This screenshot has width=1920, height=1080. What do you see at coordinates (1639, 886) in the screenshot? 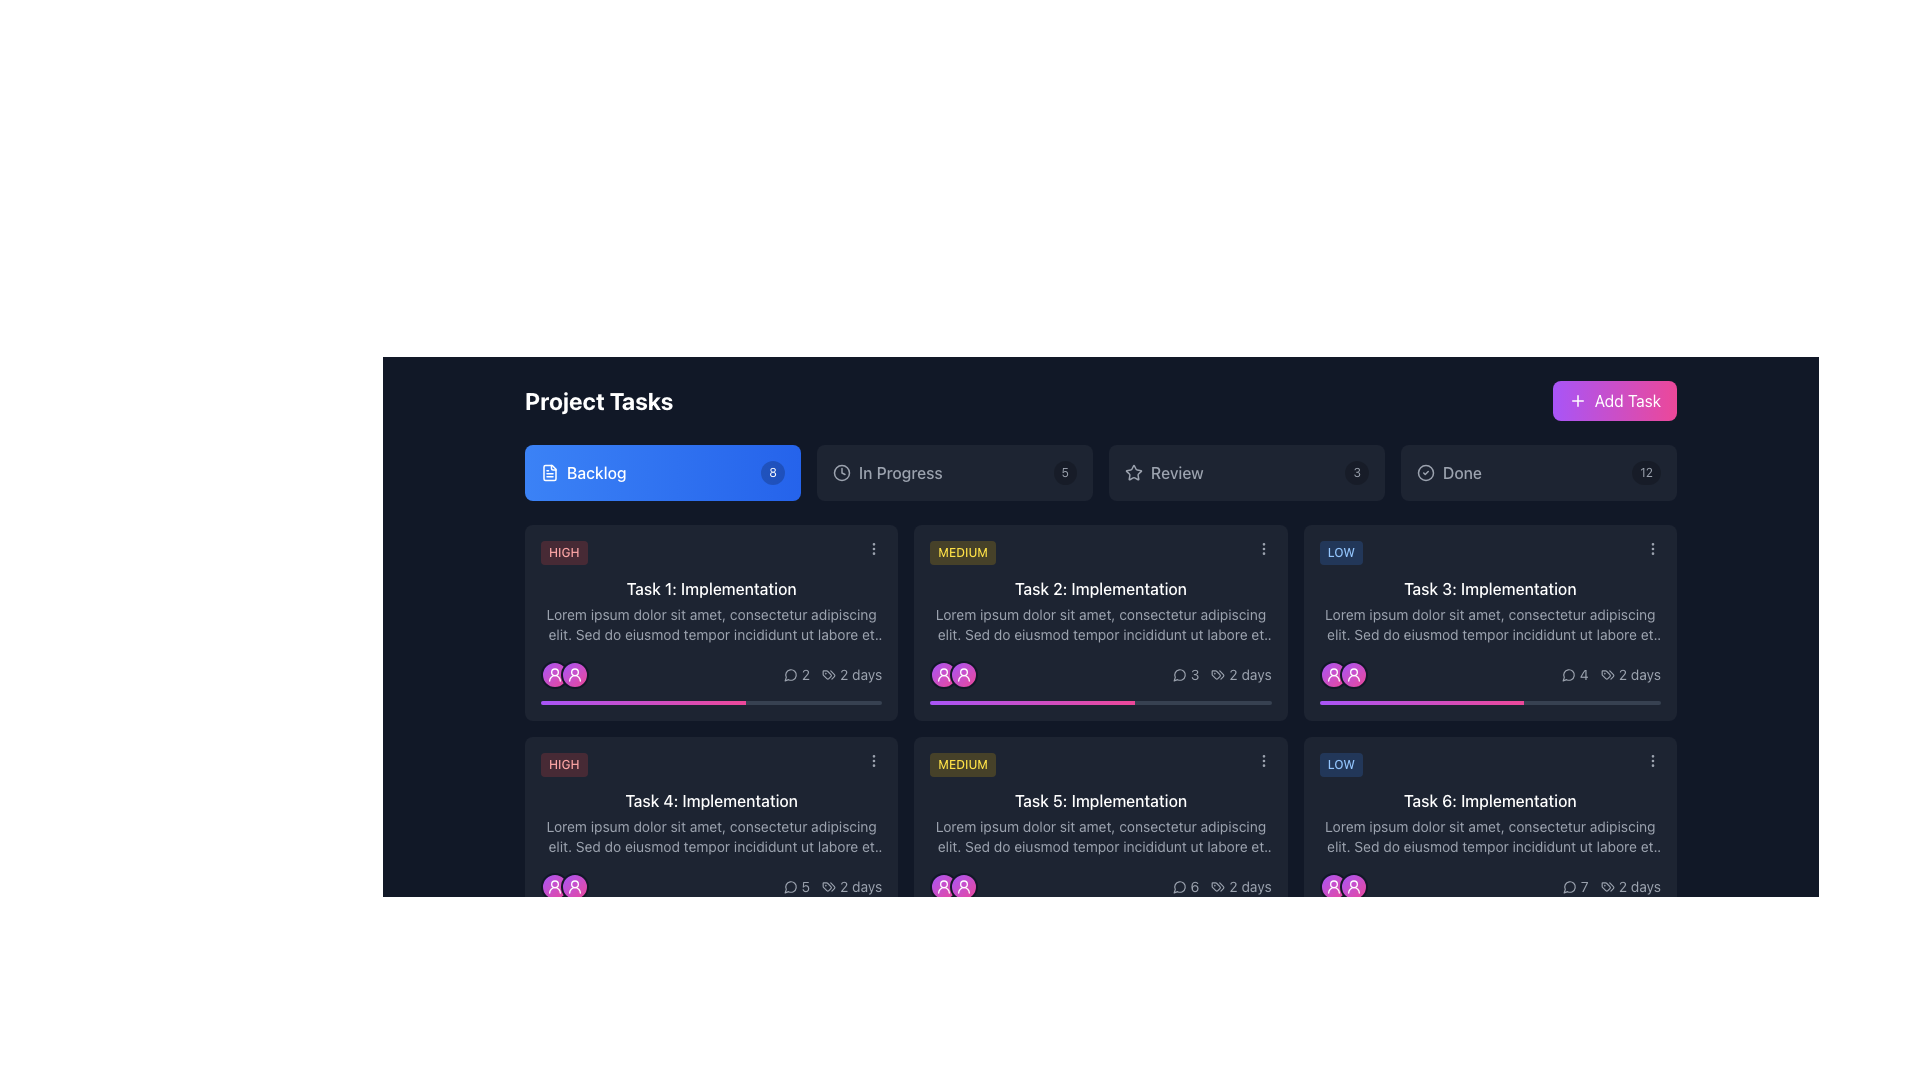
I see `the static text label indicating the remaining time for 'Task 6: Implementation', located in the bottom-right corner of the task card, adjacent to the speech bubble icon` at bounding box center [1639, 886].